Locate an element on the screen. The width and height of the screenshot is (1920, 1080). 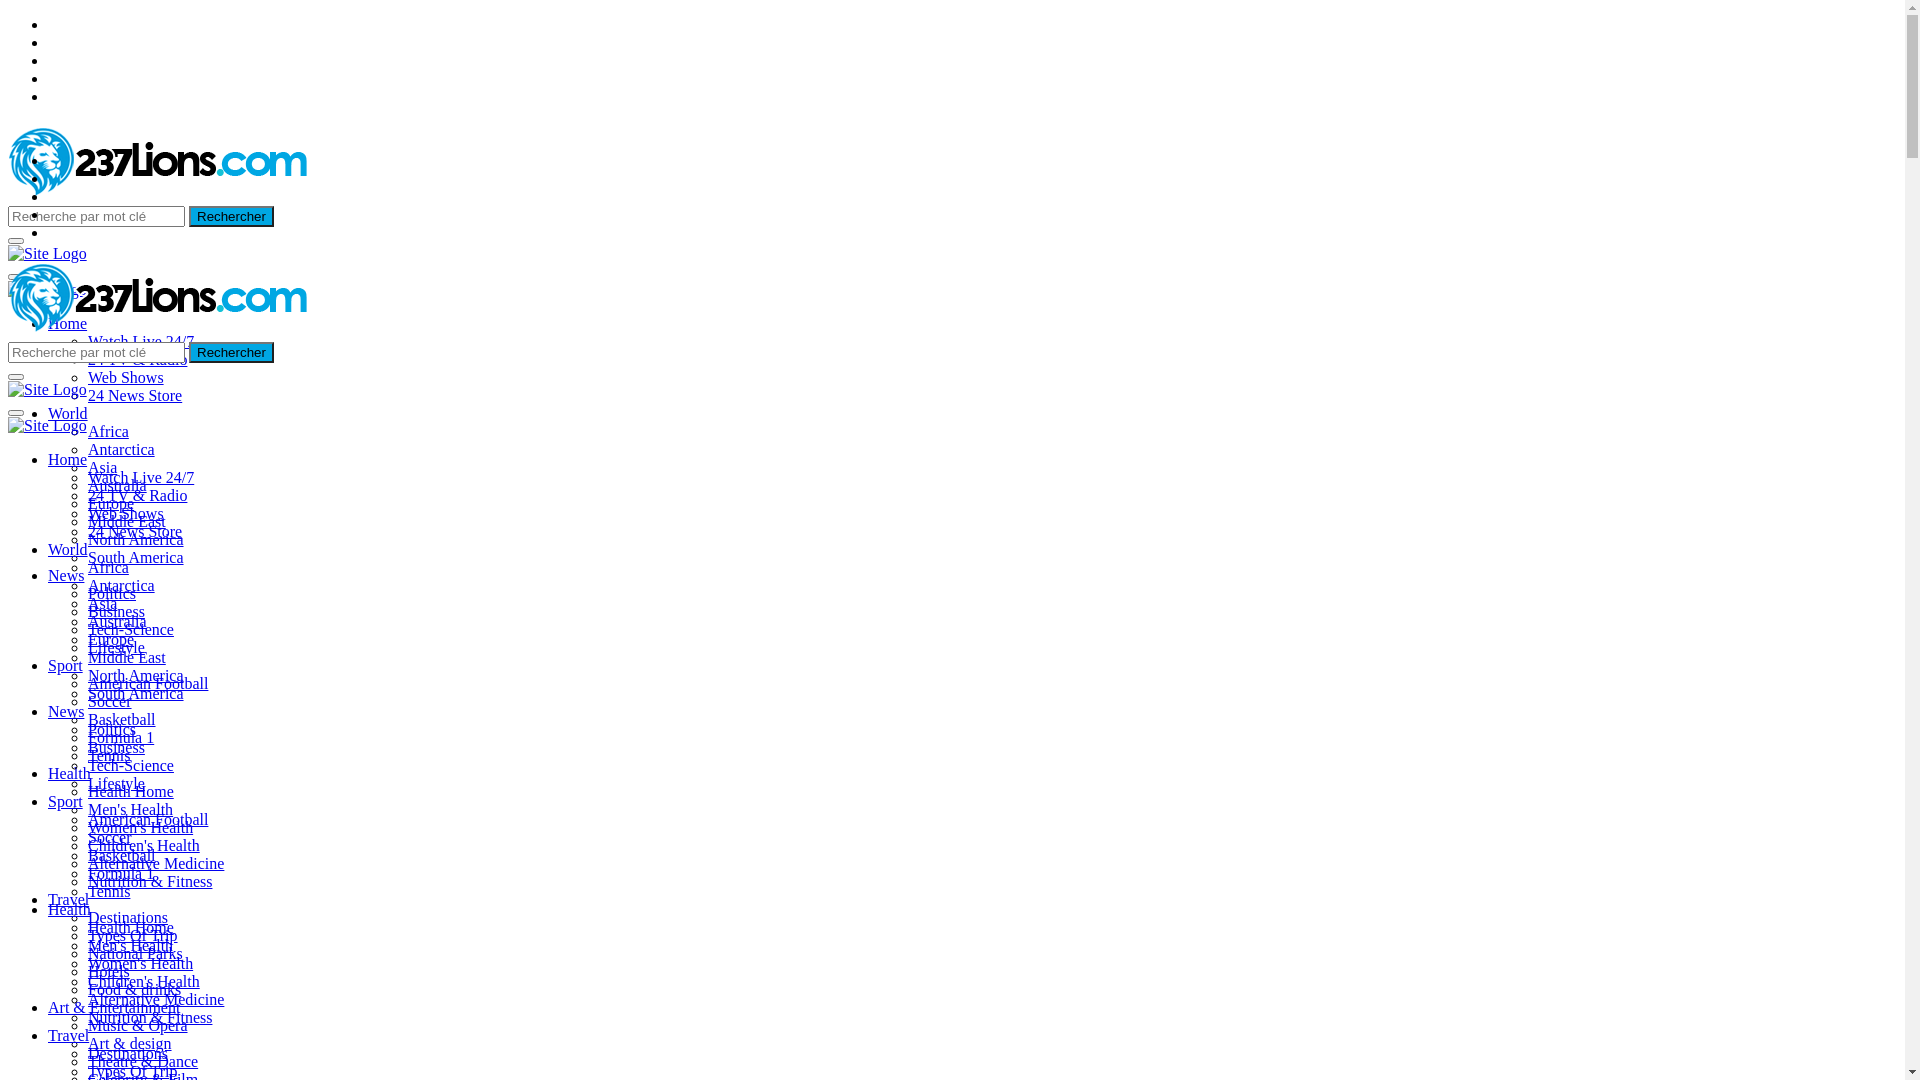
'Travel' is located at coordinates (48, 898).